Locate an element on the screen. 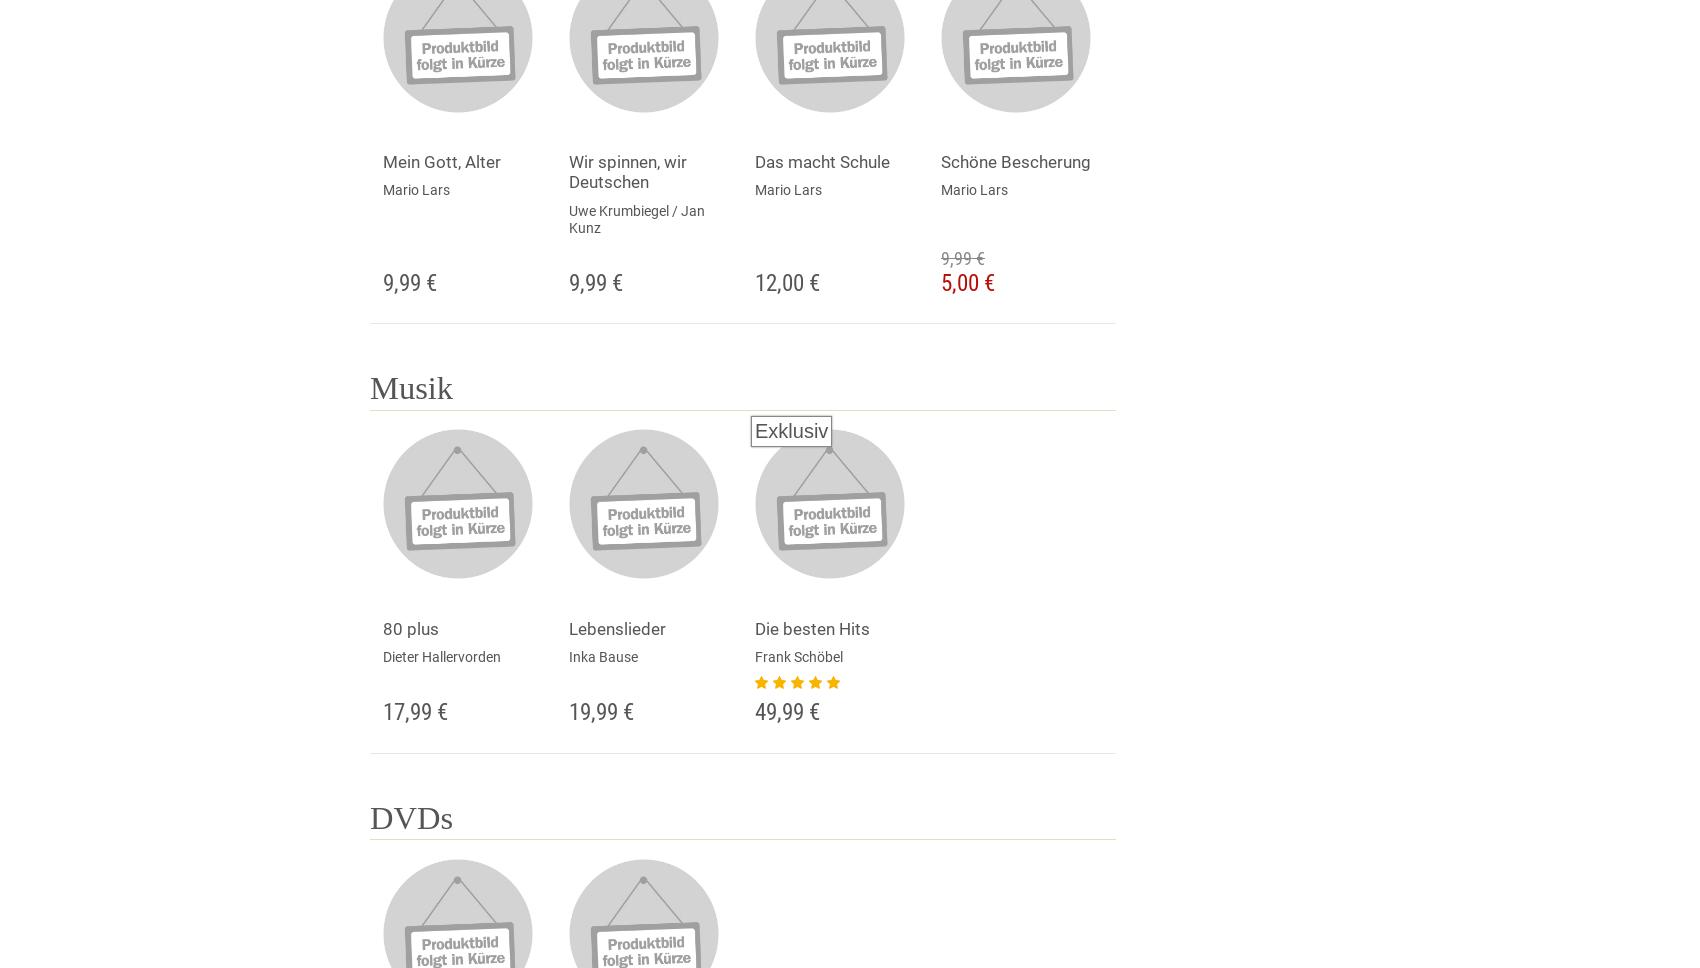 The image size is (1700, 968). 'Das macht Schule' is located at coordinates (821, 162).